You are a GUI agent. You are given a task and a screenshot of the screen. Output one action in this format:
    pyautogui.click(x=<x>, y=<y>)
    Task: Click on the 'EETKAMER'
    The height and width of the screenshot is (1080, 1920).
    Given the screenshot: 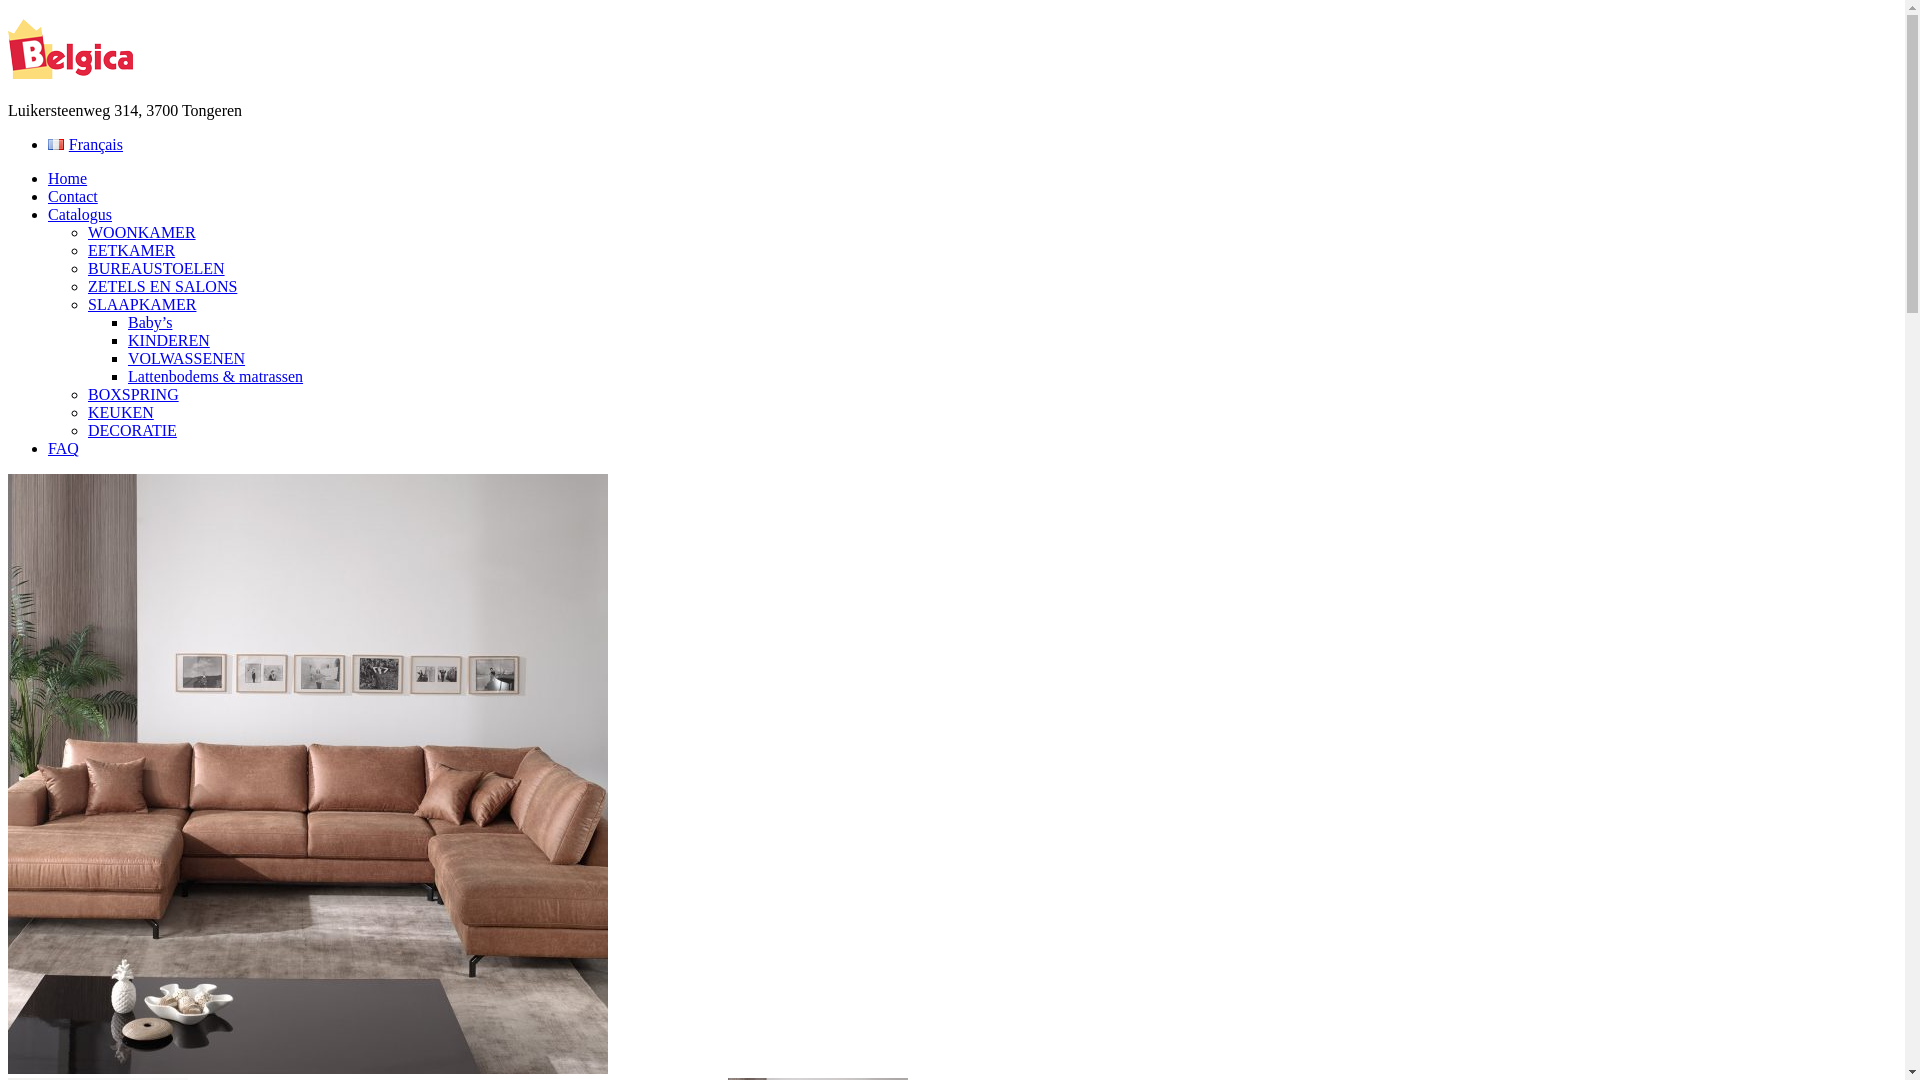 What is the action you would take?
    pyautogui.click(x=130, y=249)
    